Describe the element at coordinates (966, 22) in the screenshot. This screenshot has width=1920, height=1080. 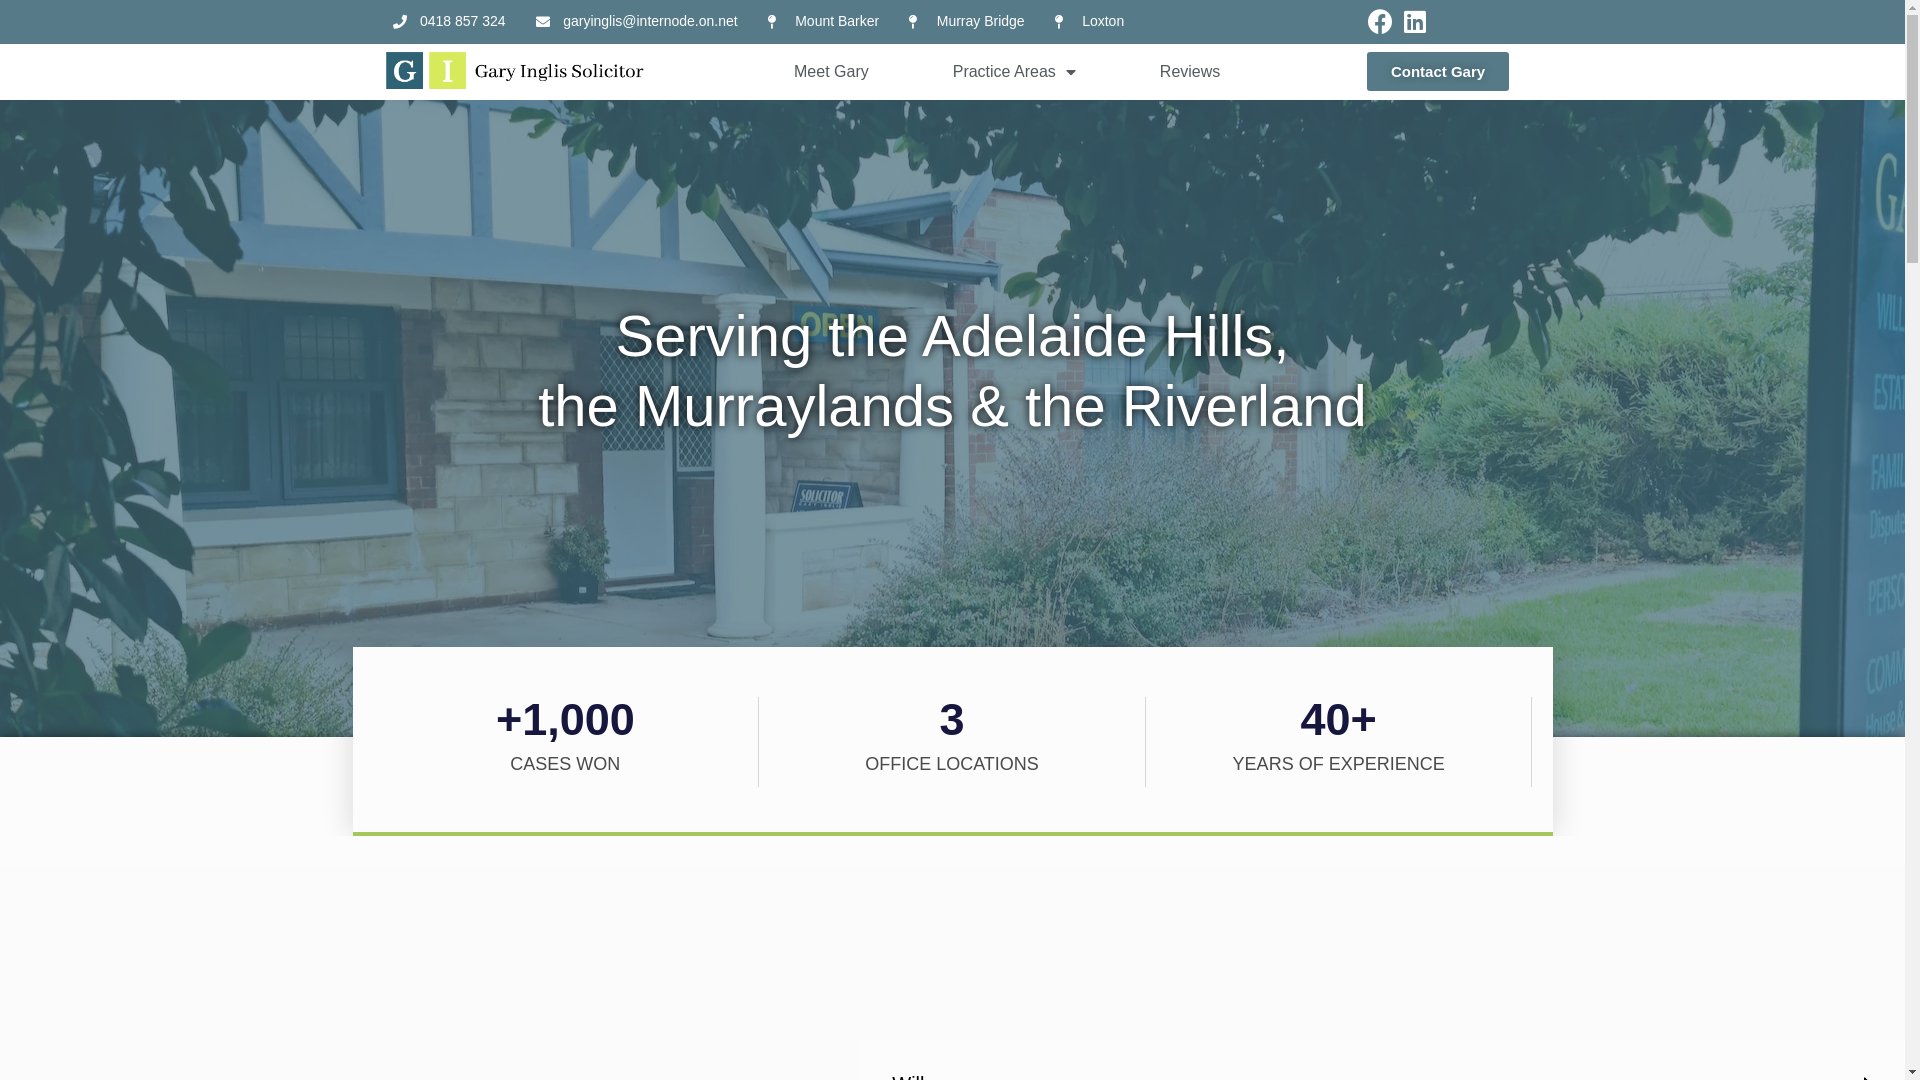
I see `'Murray Bridge'` at that location.